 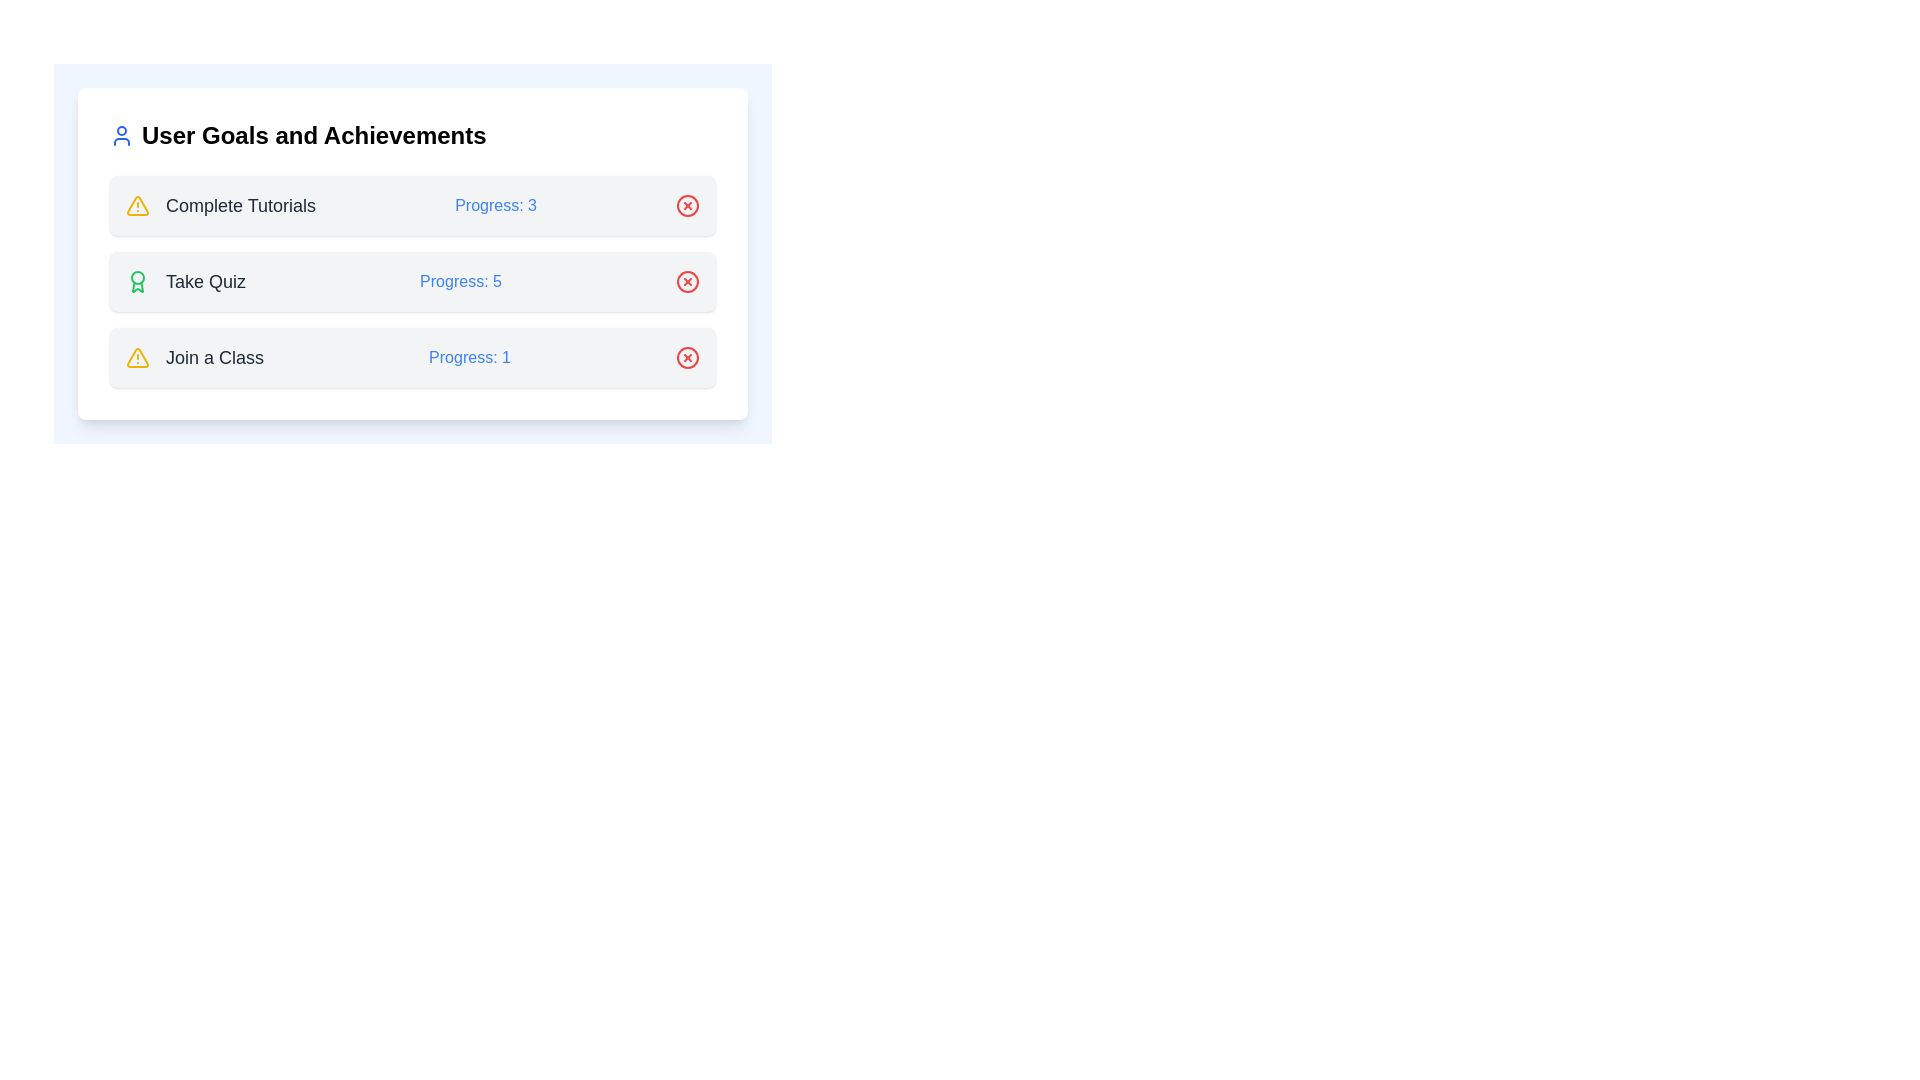 I want to click on the warning icon located to the left of the 'Join a Class' text in the third row under the 'User Goals and Achievements' section, so click(x=137, y=357).